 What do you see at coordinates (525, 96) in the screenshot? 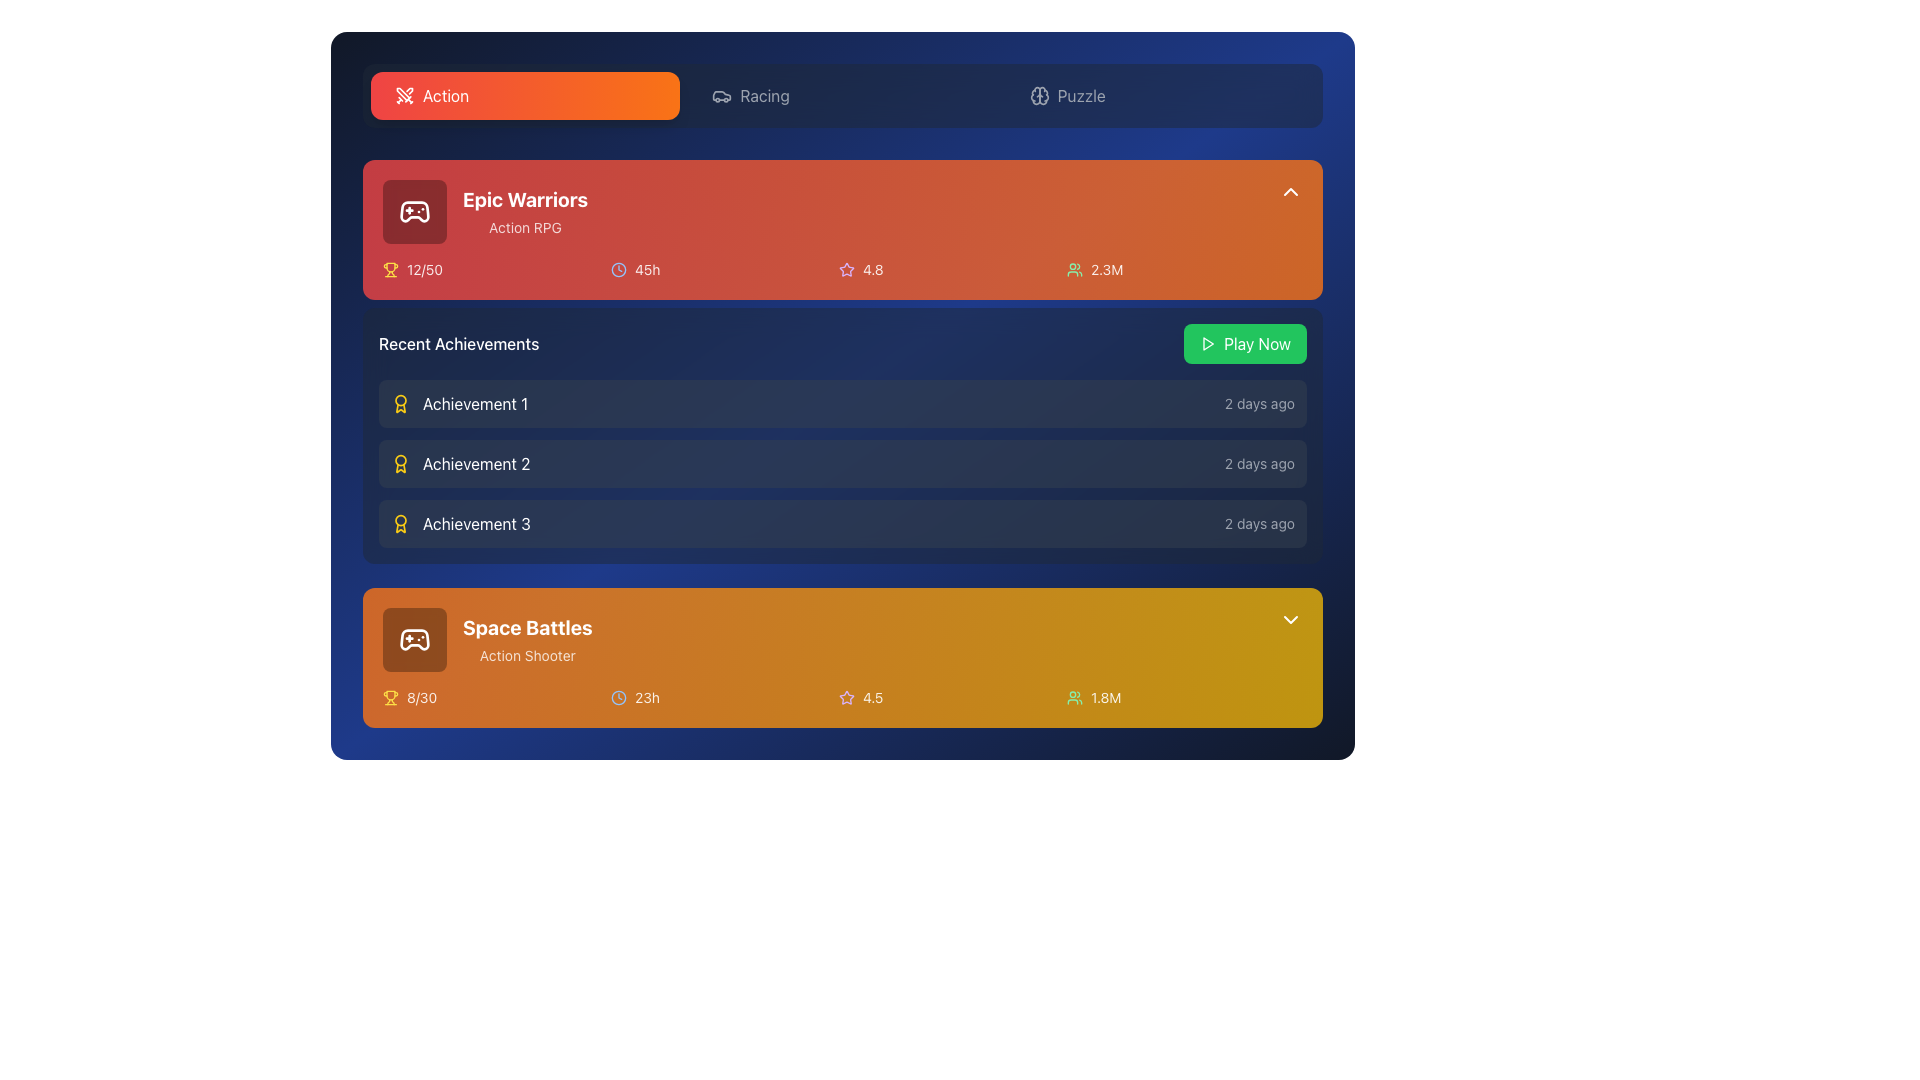
I see `the first button in the horizontal navigation bar, which is styled with rounded corners, a gradient background from red to orange, and labeled 'Action' with an icon of crossed swords` at bounding box center [525, 96].